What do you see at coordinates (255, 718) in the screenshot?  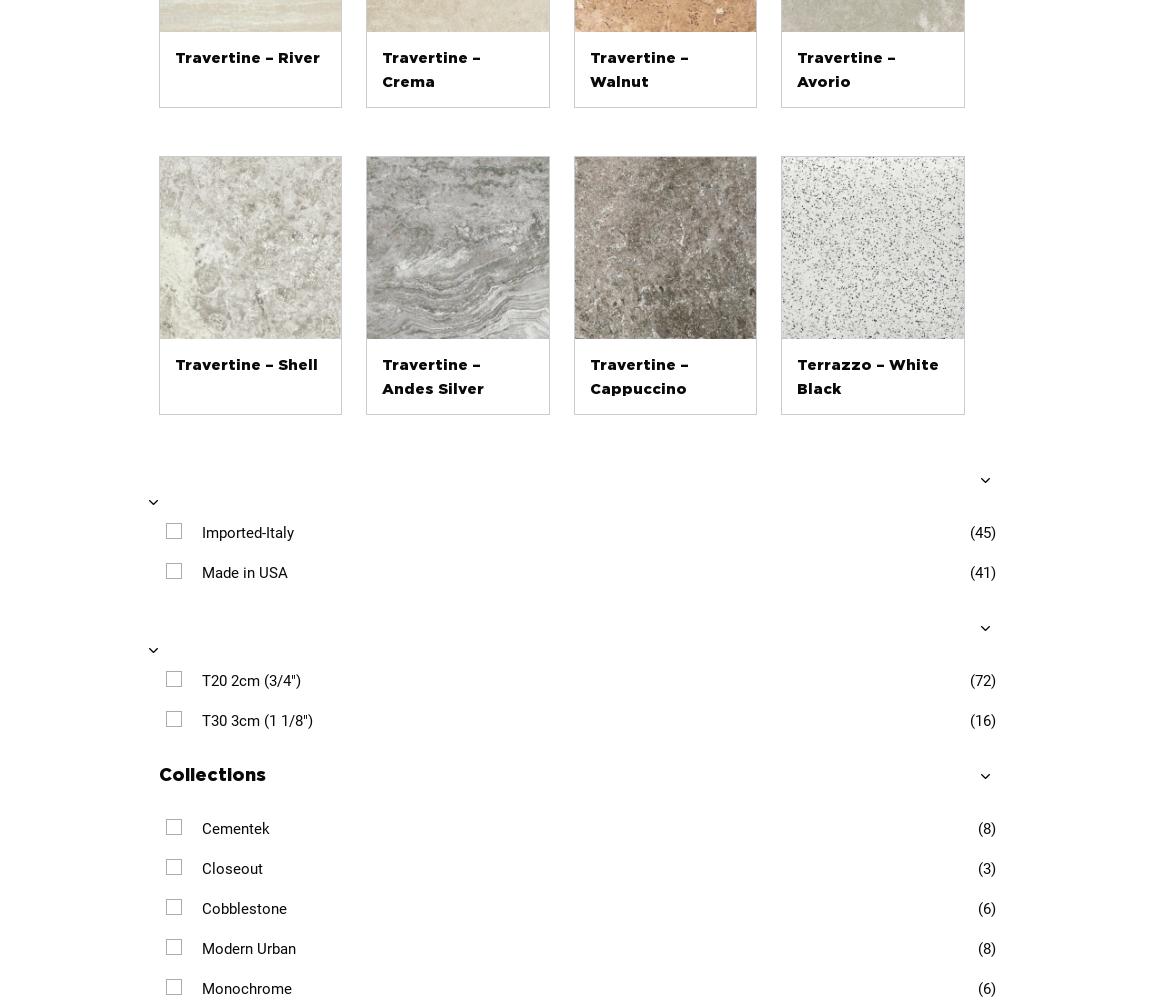 I see `'T30 3cm (1 1/8")'` at bounding box center [255, 718].